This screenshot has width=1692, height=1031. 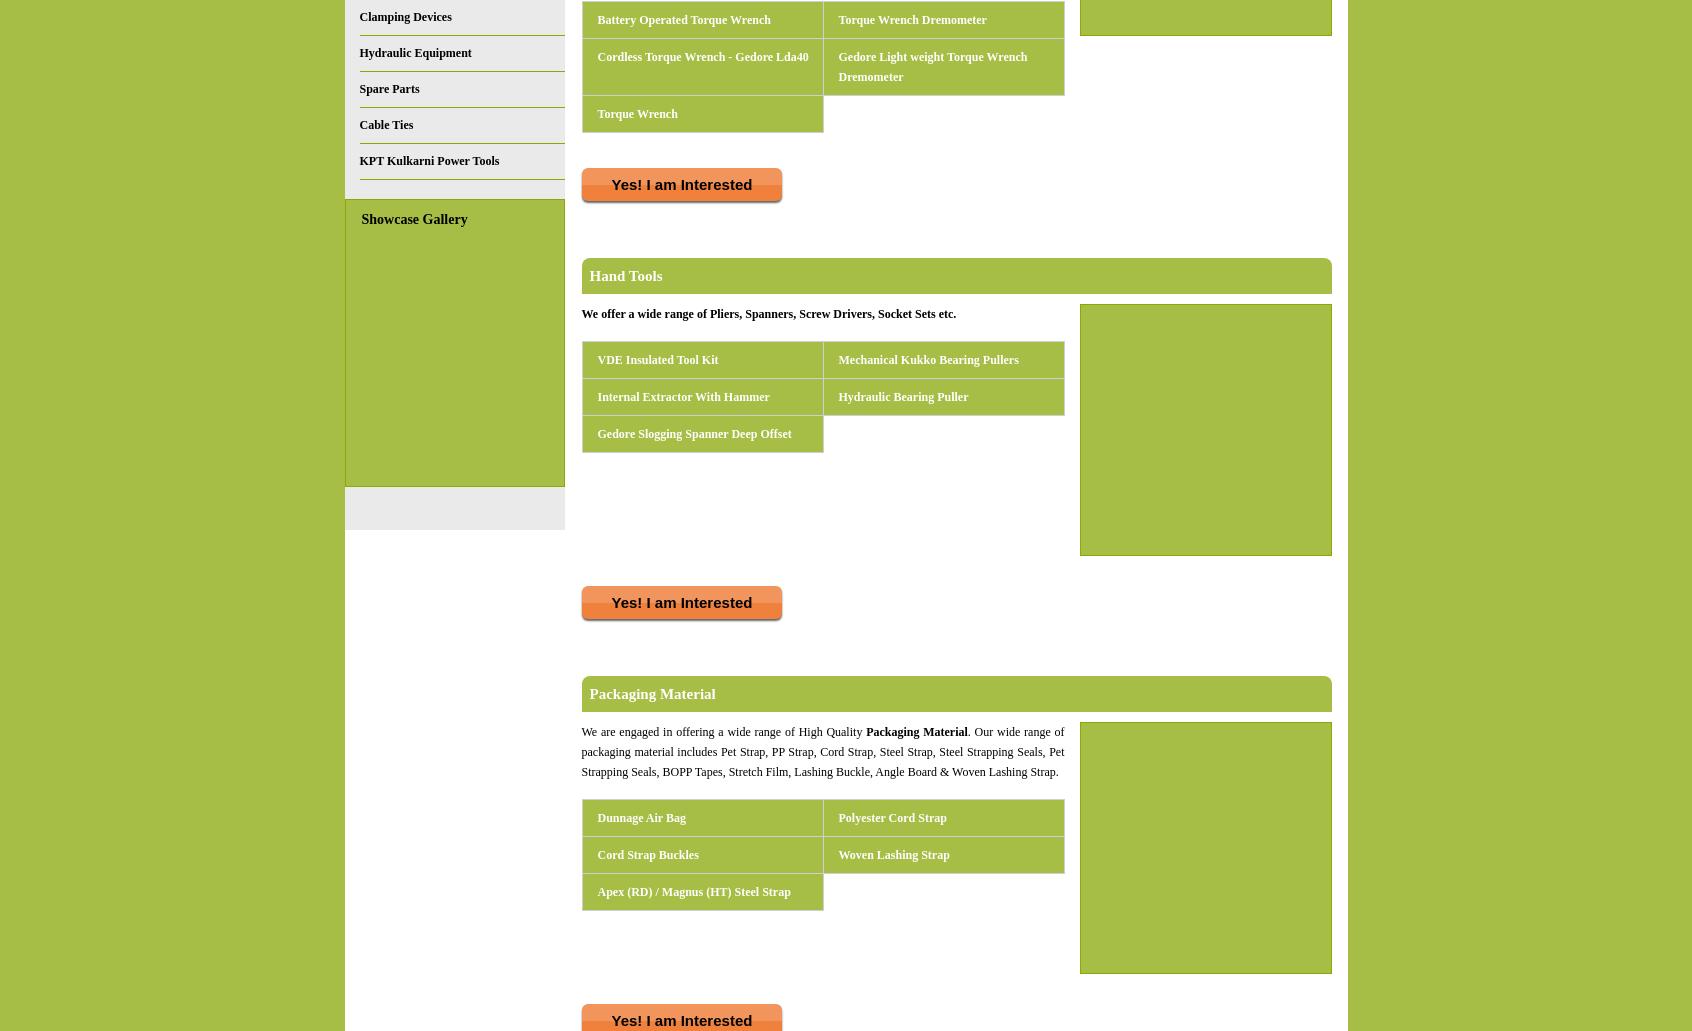 I want to click on 'Battery Operated Torque Wrench', so click(x=595, y=20).